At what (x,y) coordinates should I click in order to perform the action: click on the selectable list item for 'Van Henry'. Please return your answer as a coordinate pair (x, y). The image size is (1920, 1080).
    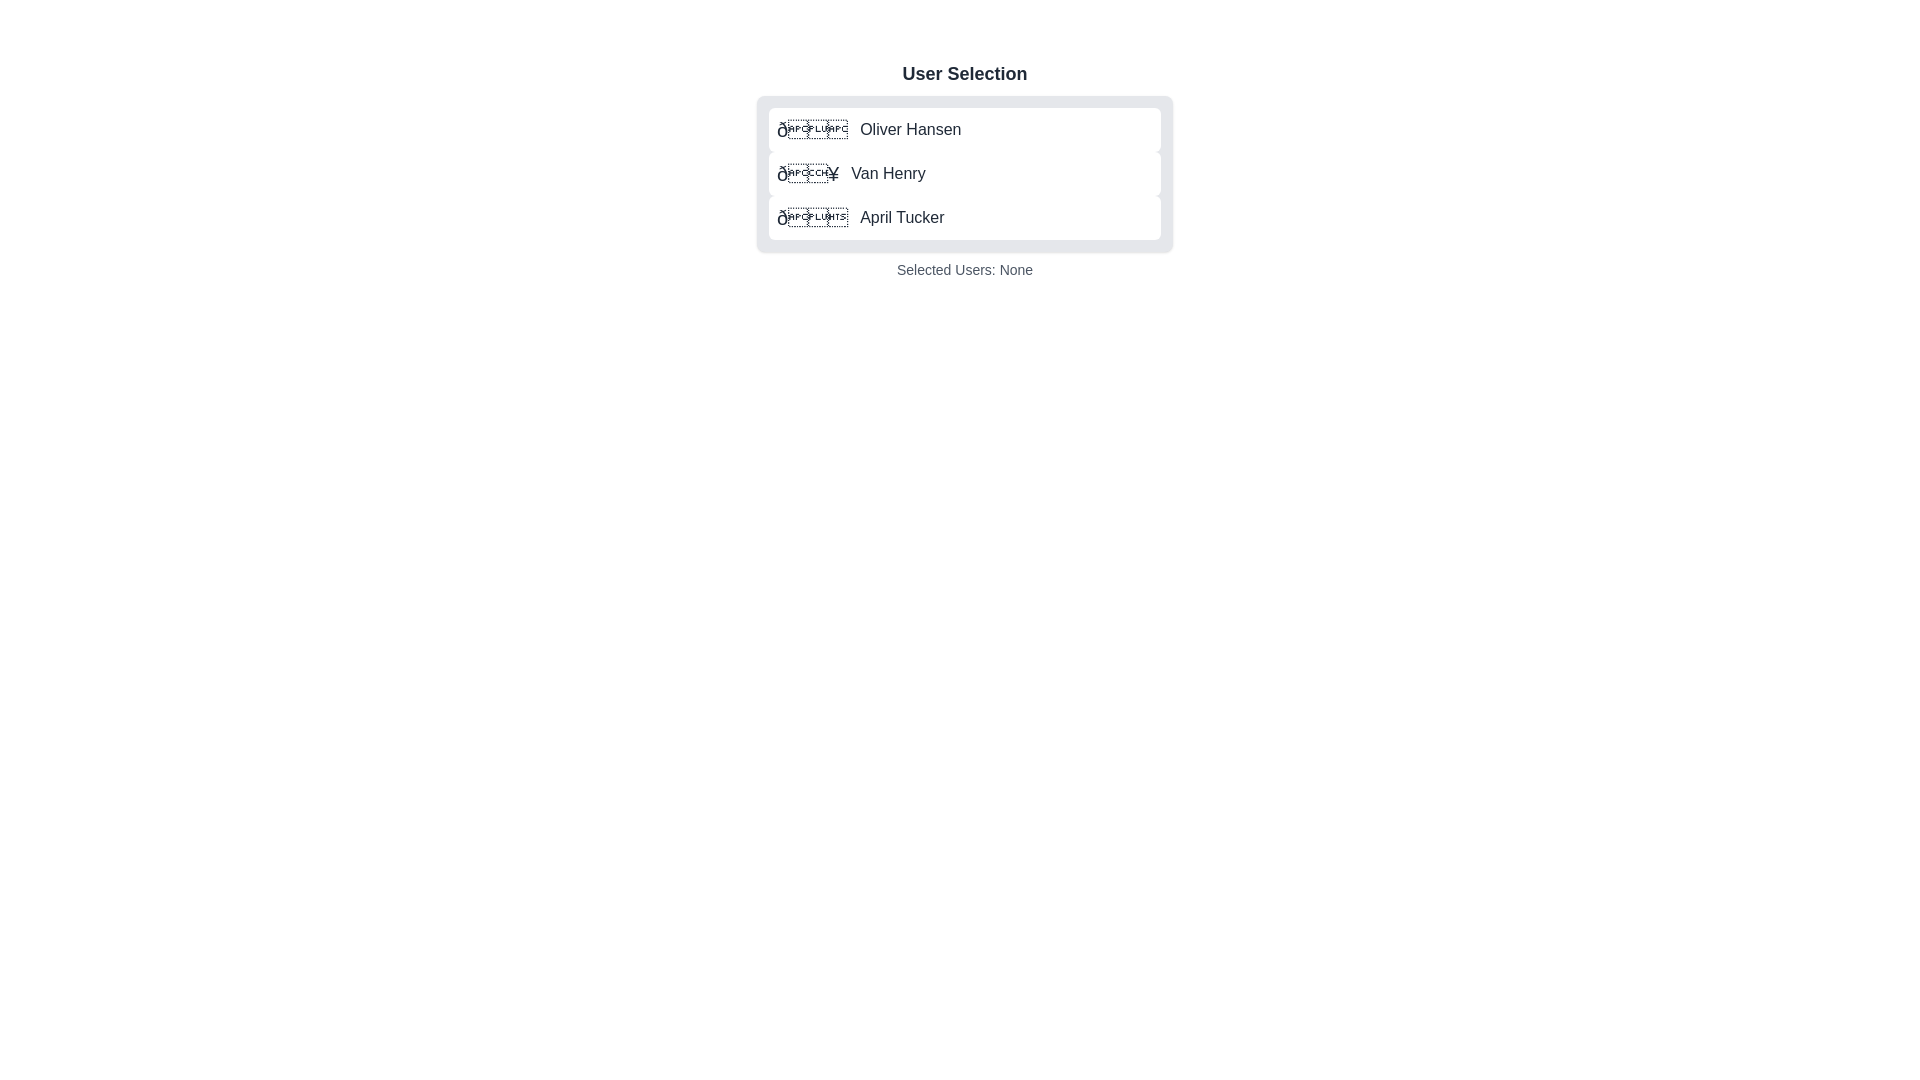
    Looking at the image, I should click on (964, 172).